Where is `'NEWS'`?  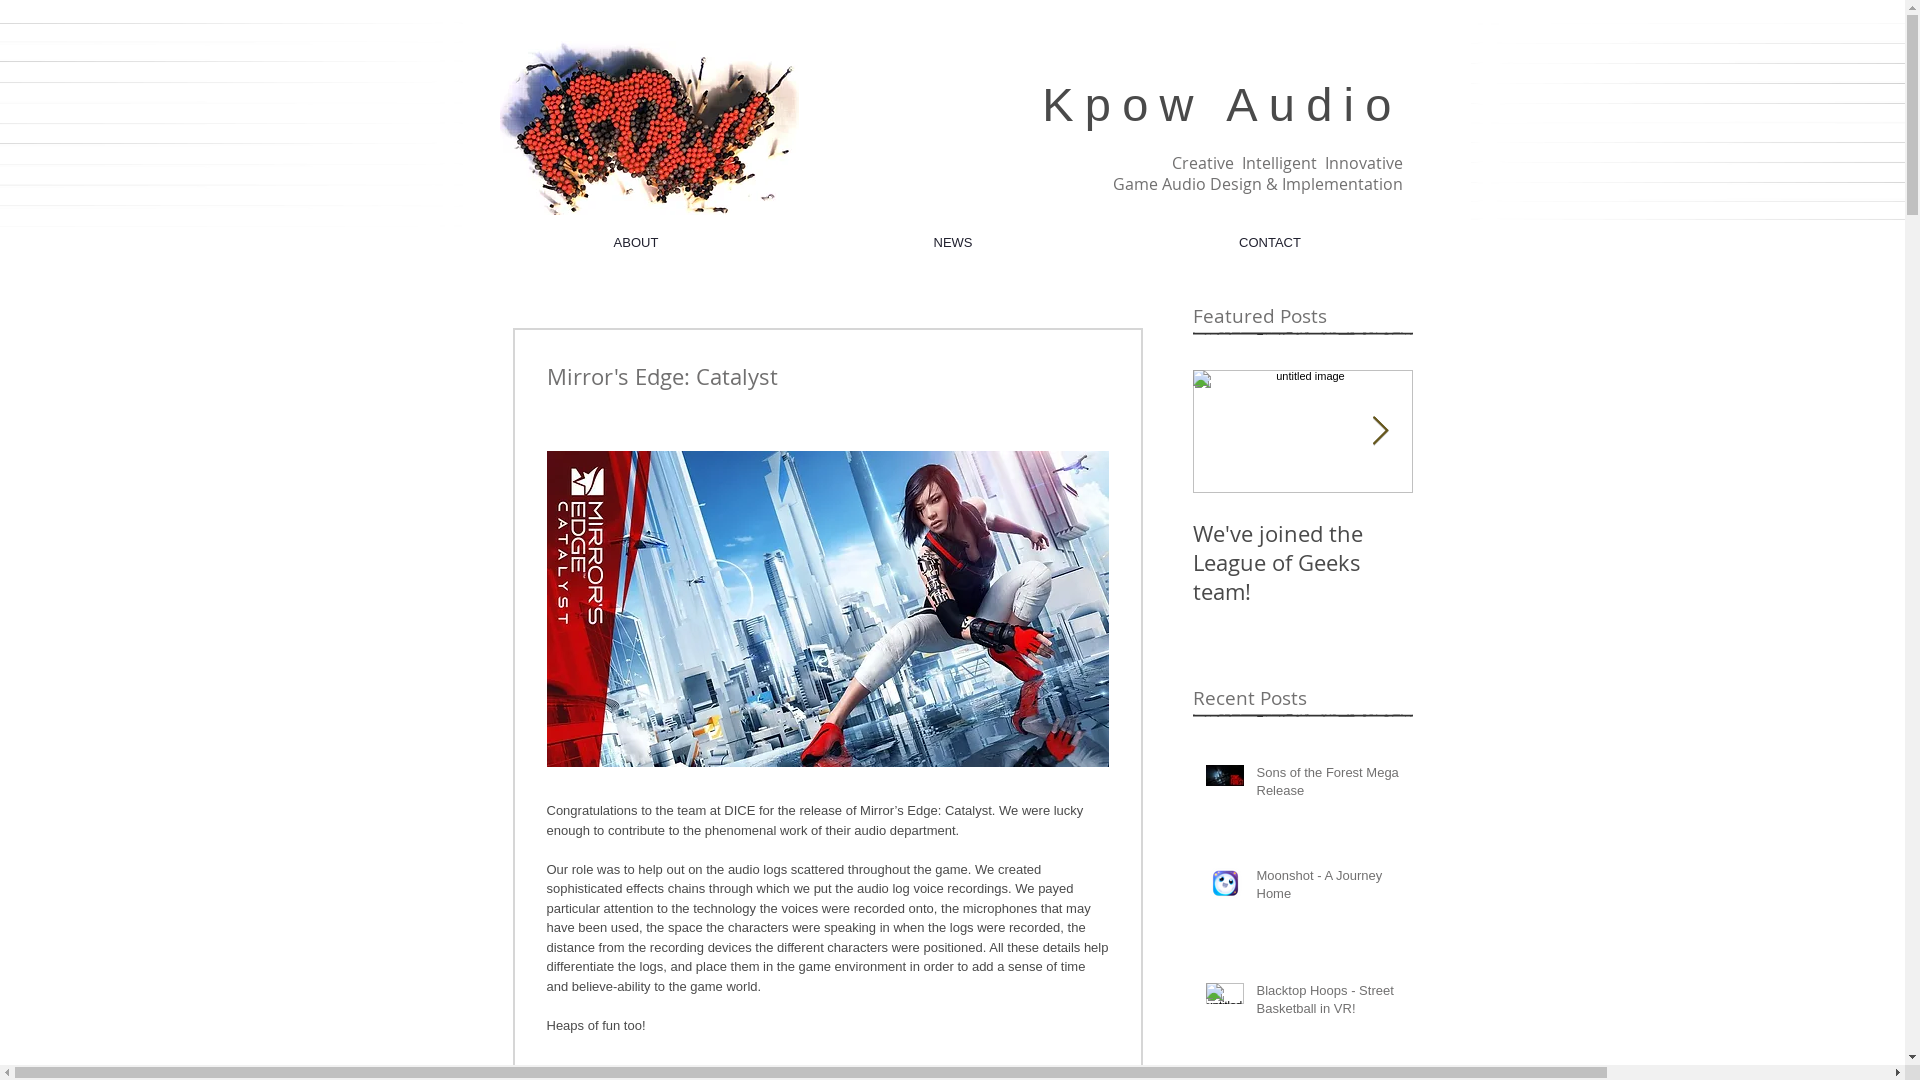
'NEWS' is located at coordinates (951, 241).